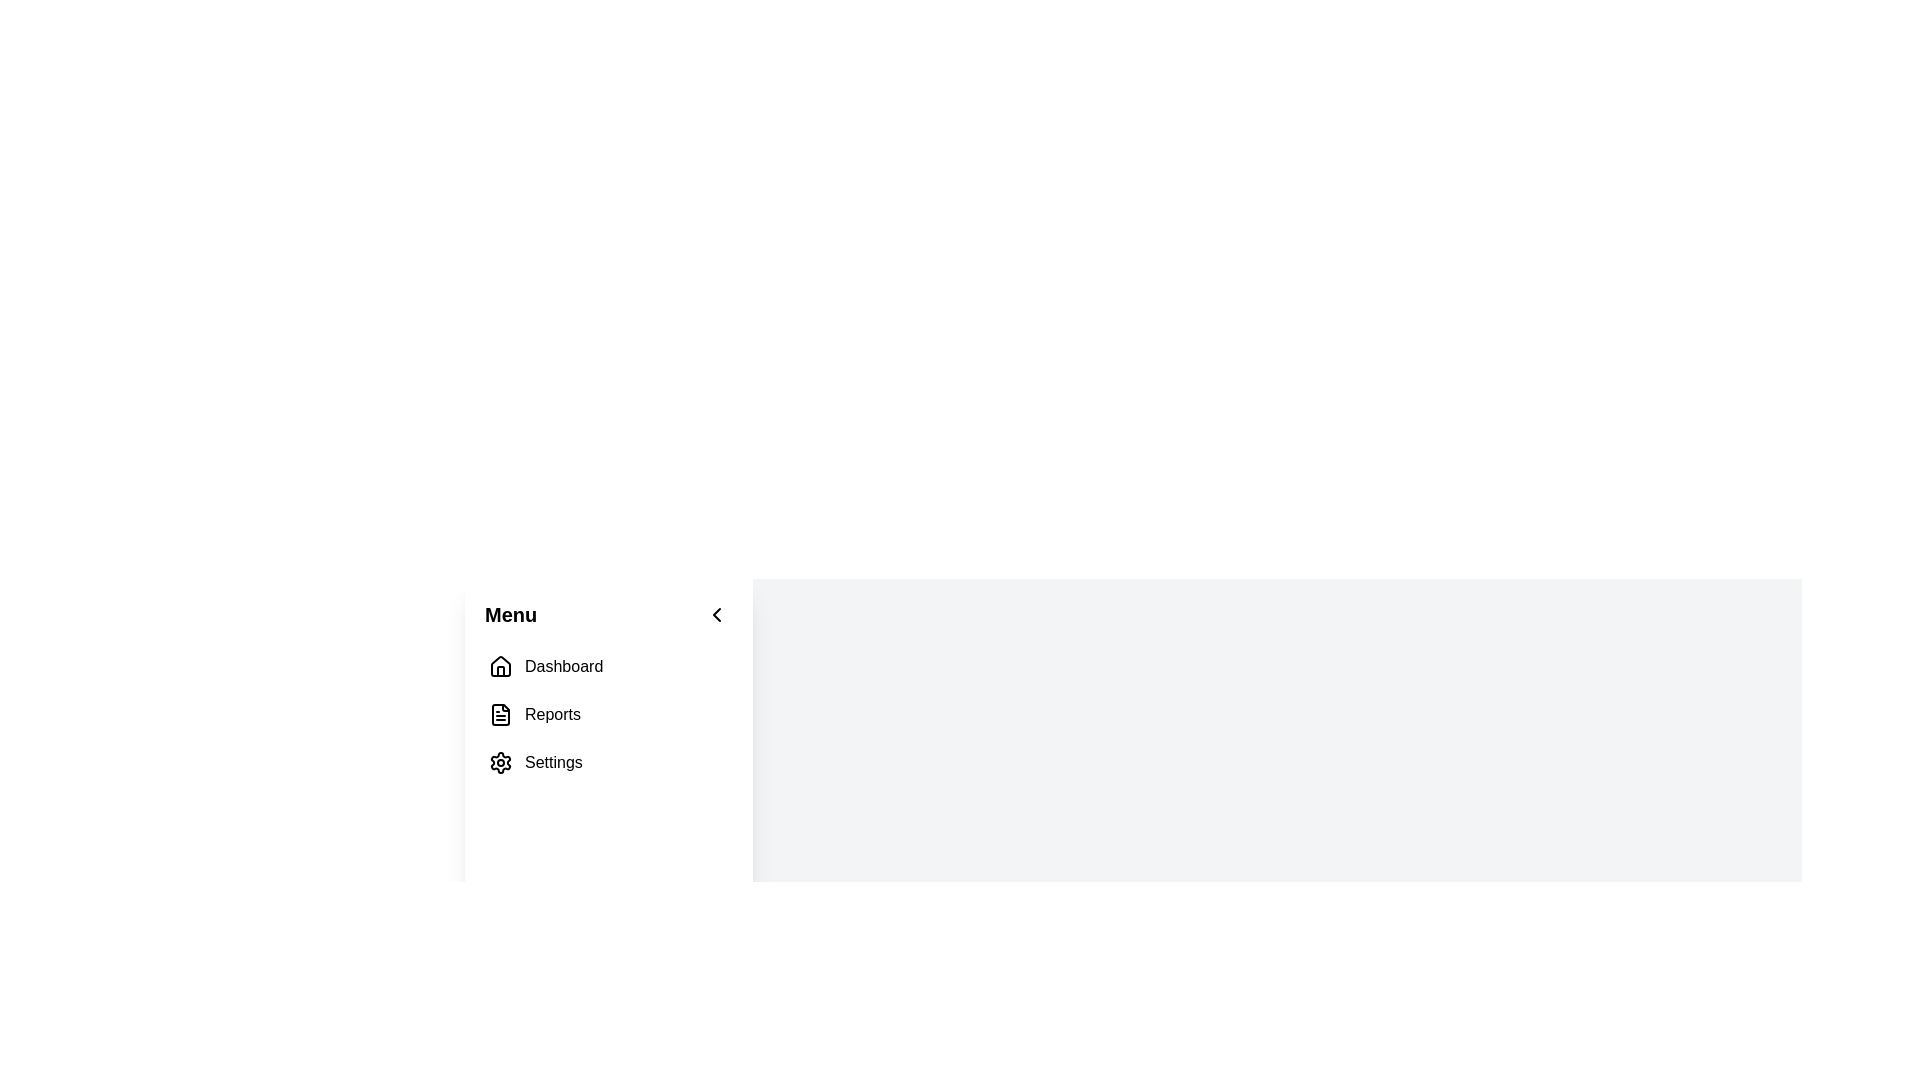 The width and height of the screenshot is (1920, 1080). Describe the element at coordinates (500, 713) in the screenshot. I see `the 'Reports' file icon in the left navigation menu` at that location.